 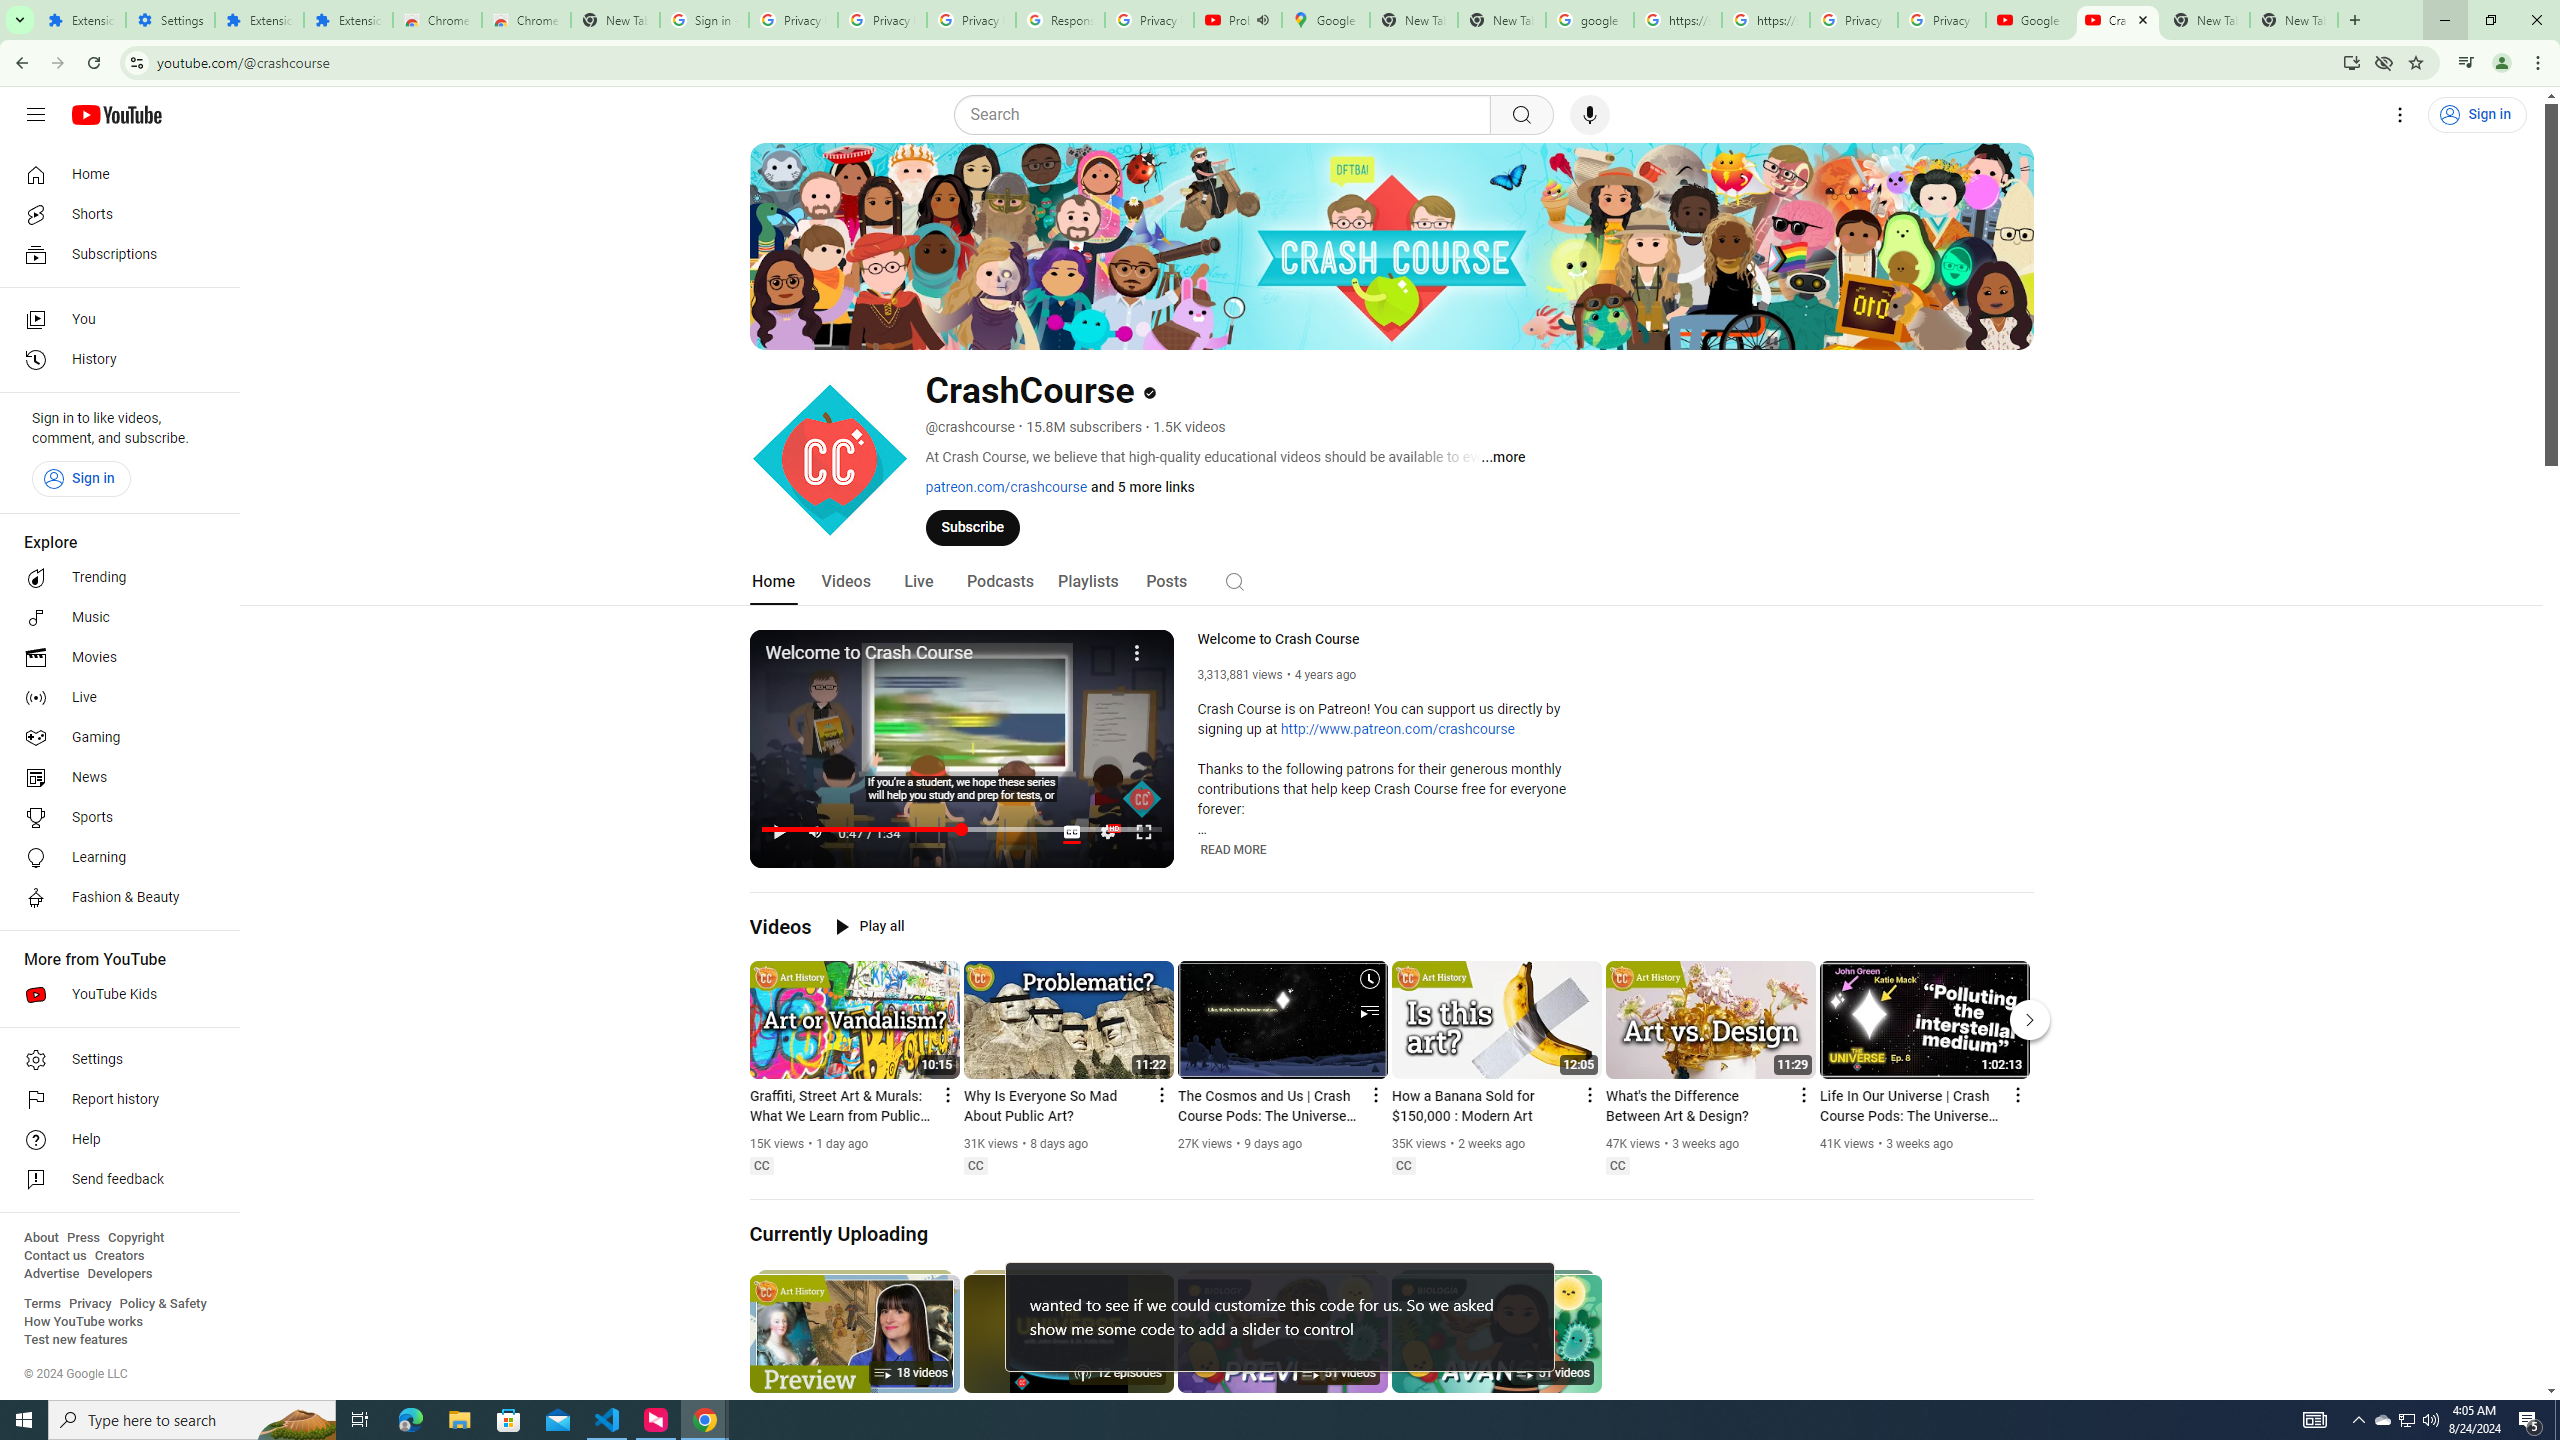 What do you see at coordinates (113, 857) in the screenshot?
I see `'Learning'` at bounding box center [113, 857].